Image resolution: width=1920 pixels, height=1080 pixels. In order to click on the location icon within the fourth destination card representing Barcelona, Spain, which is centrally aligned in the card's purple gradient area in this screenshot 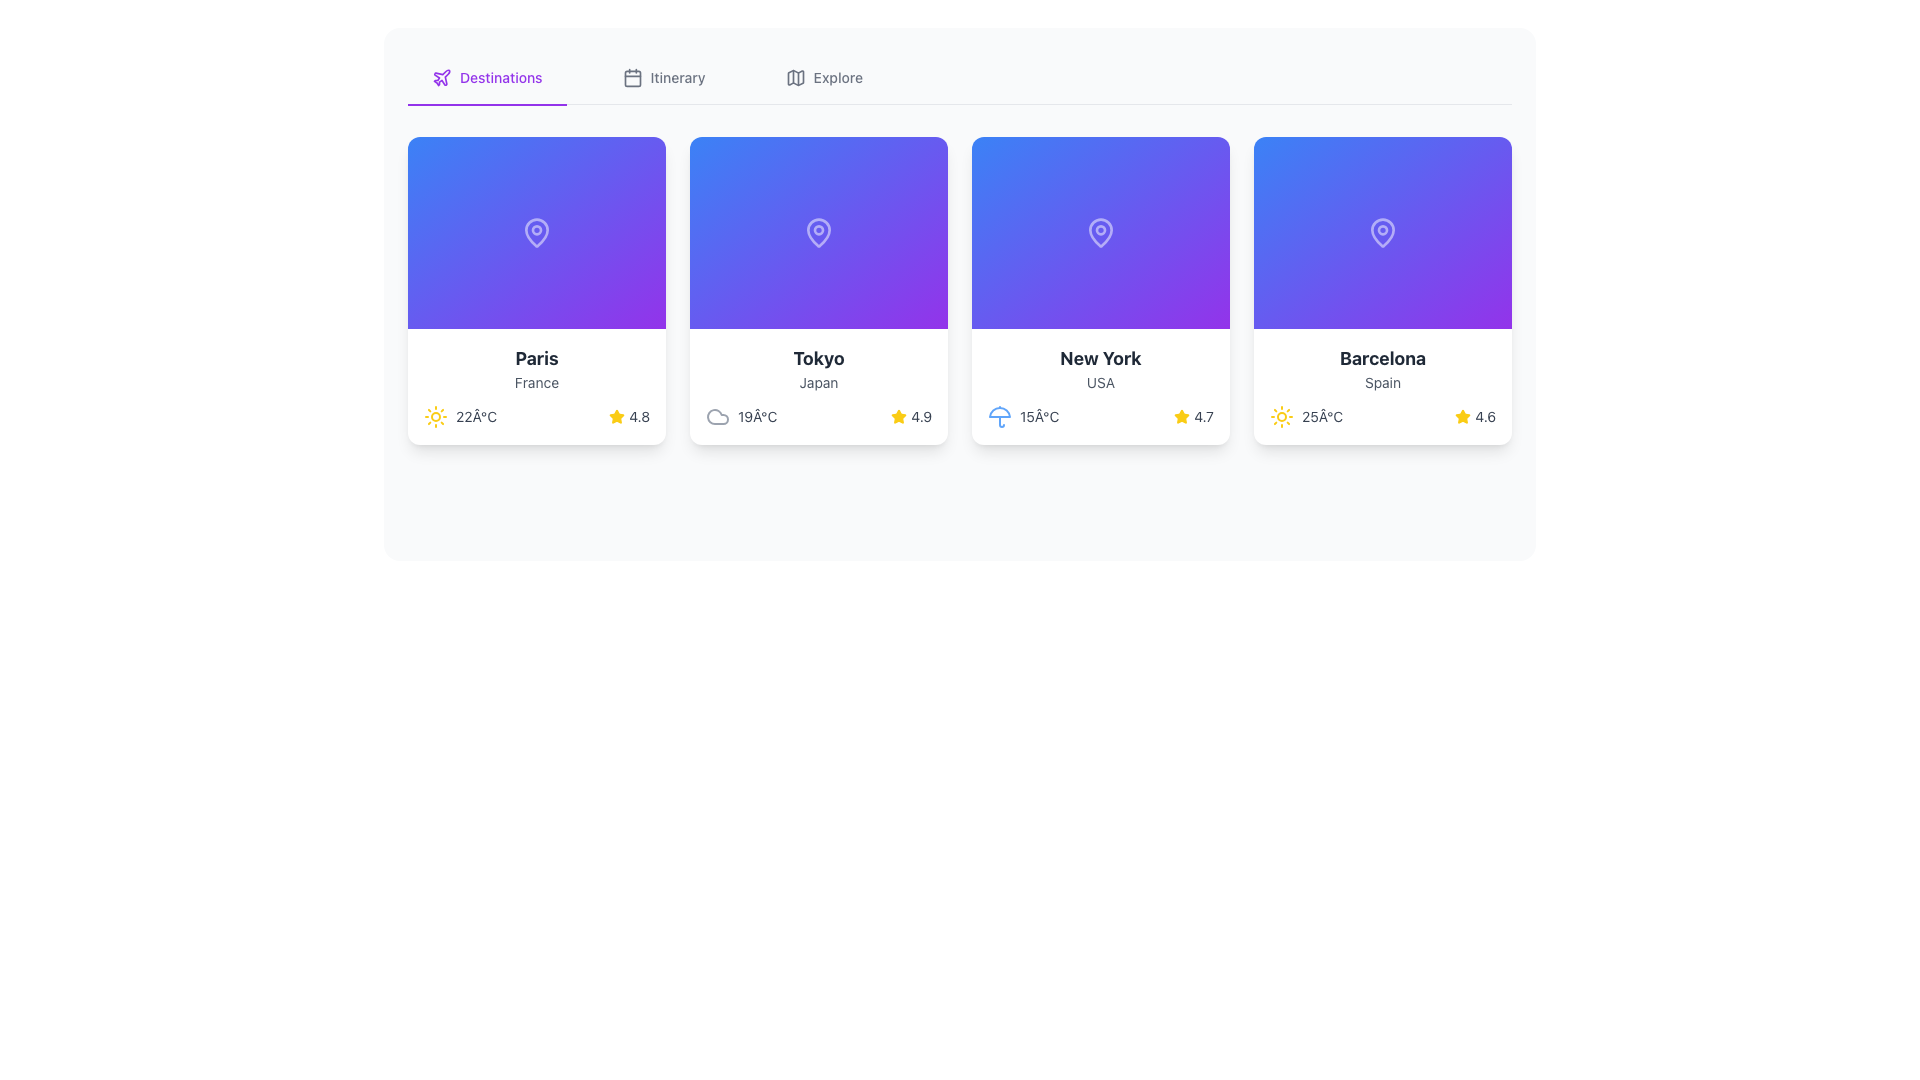, I will do `click(1381, 231)`.